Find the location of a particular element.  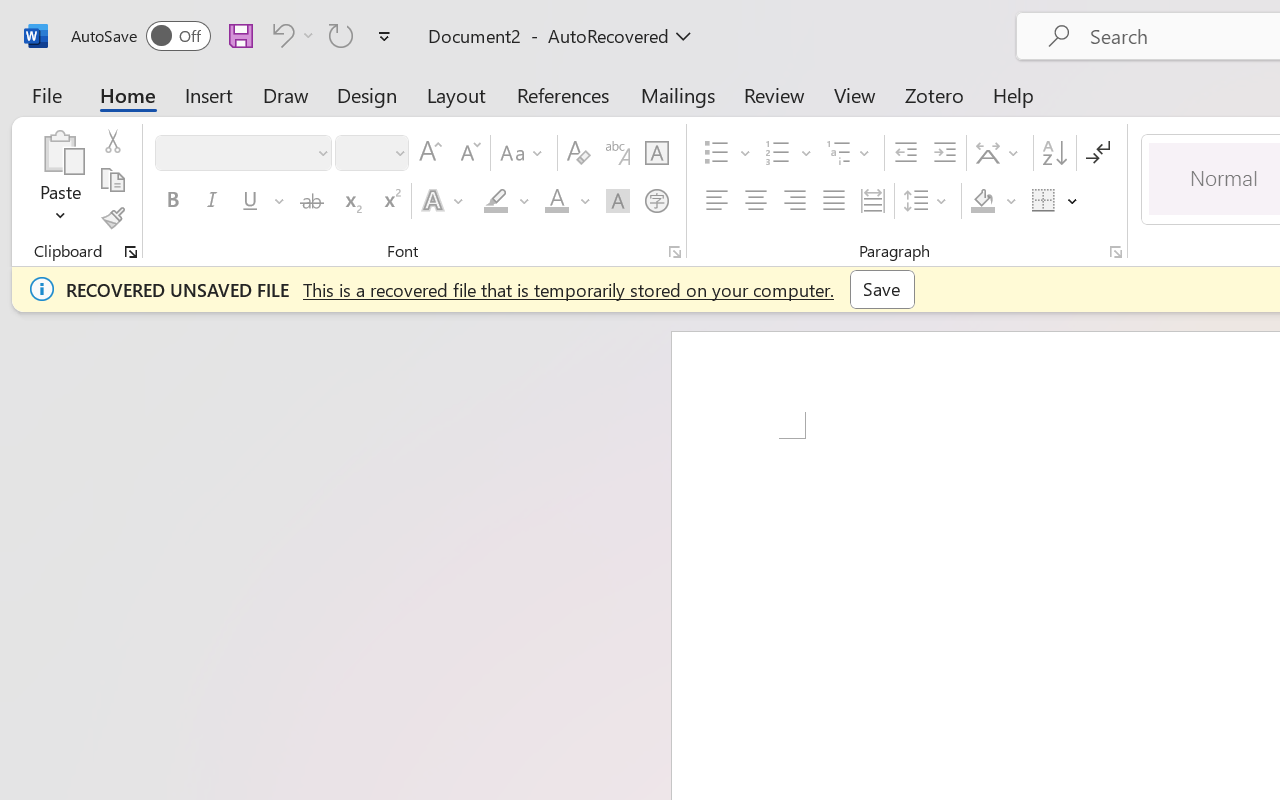

'Shading RGB(0, 0, 0)' is located at coordinates (983, 201).